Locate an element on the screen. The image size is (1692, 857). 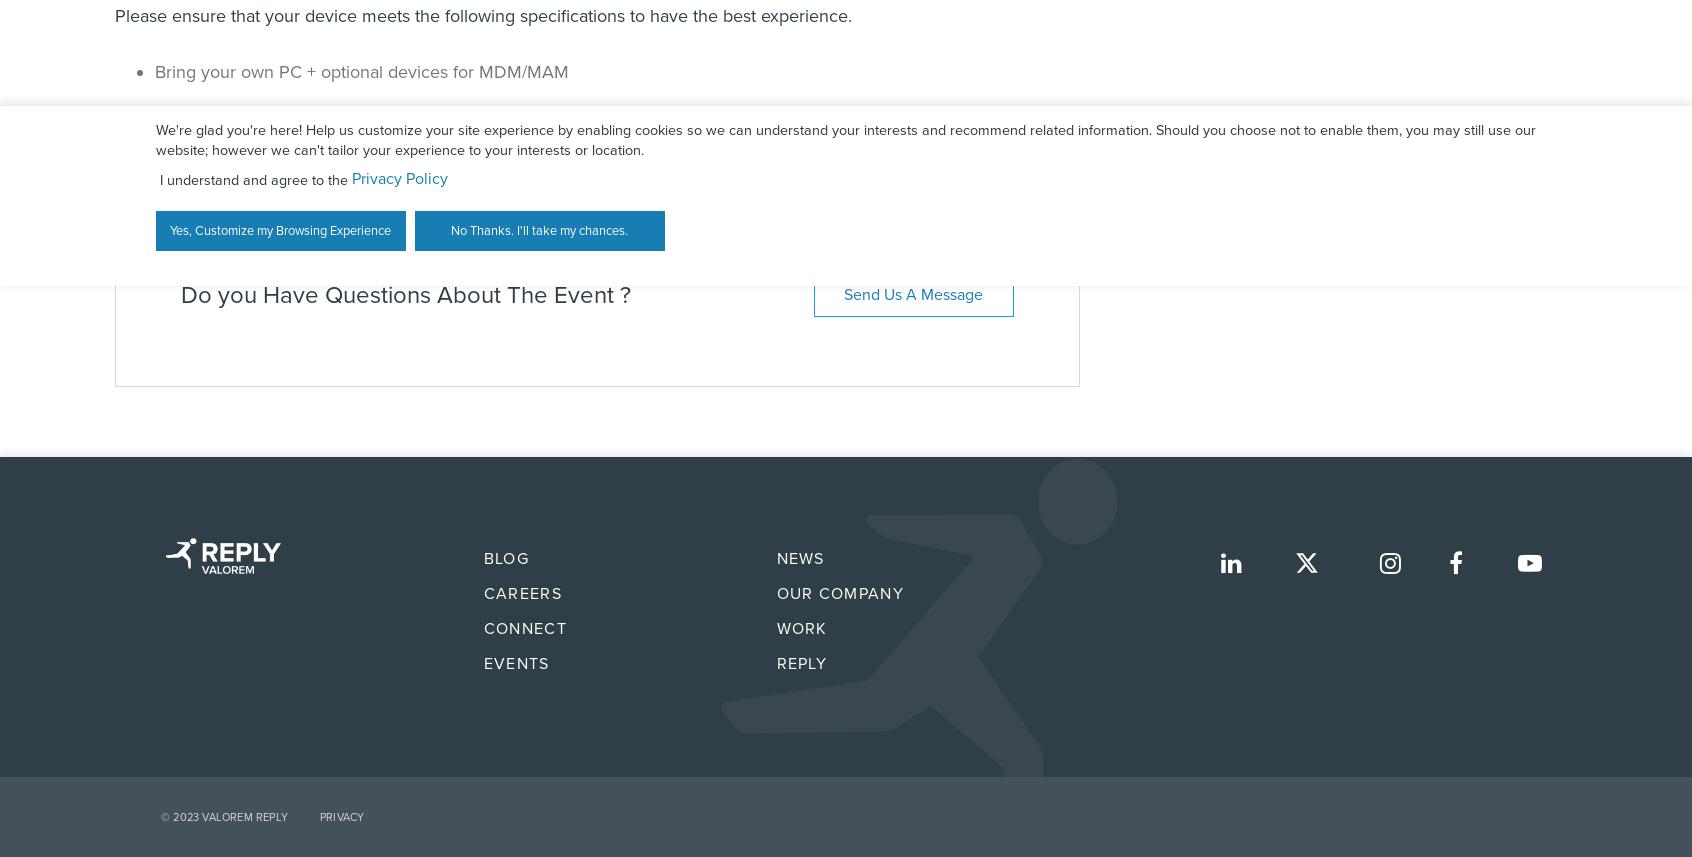
'PRIVACY' is located at coordinates (318, 816).